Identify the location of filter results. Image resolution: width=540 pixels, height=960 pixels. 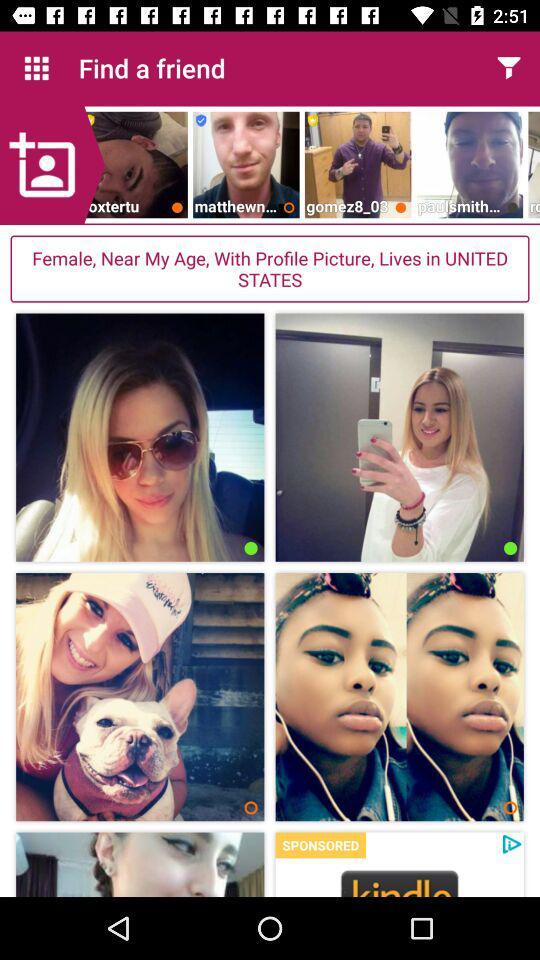
(508, 68).